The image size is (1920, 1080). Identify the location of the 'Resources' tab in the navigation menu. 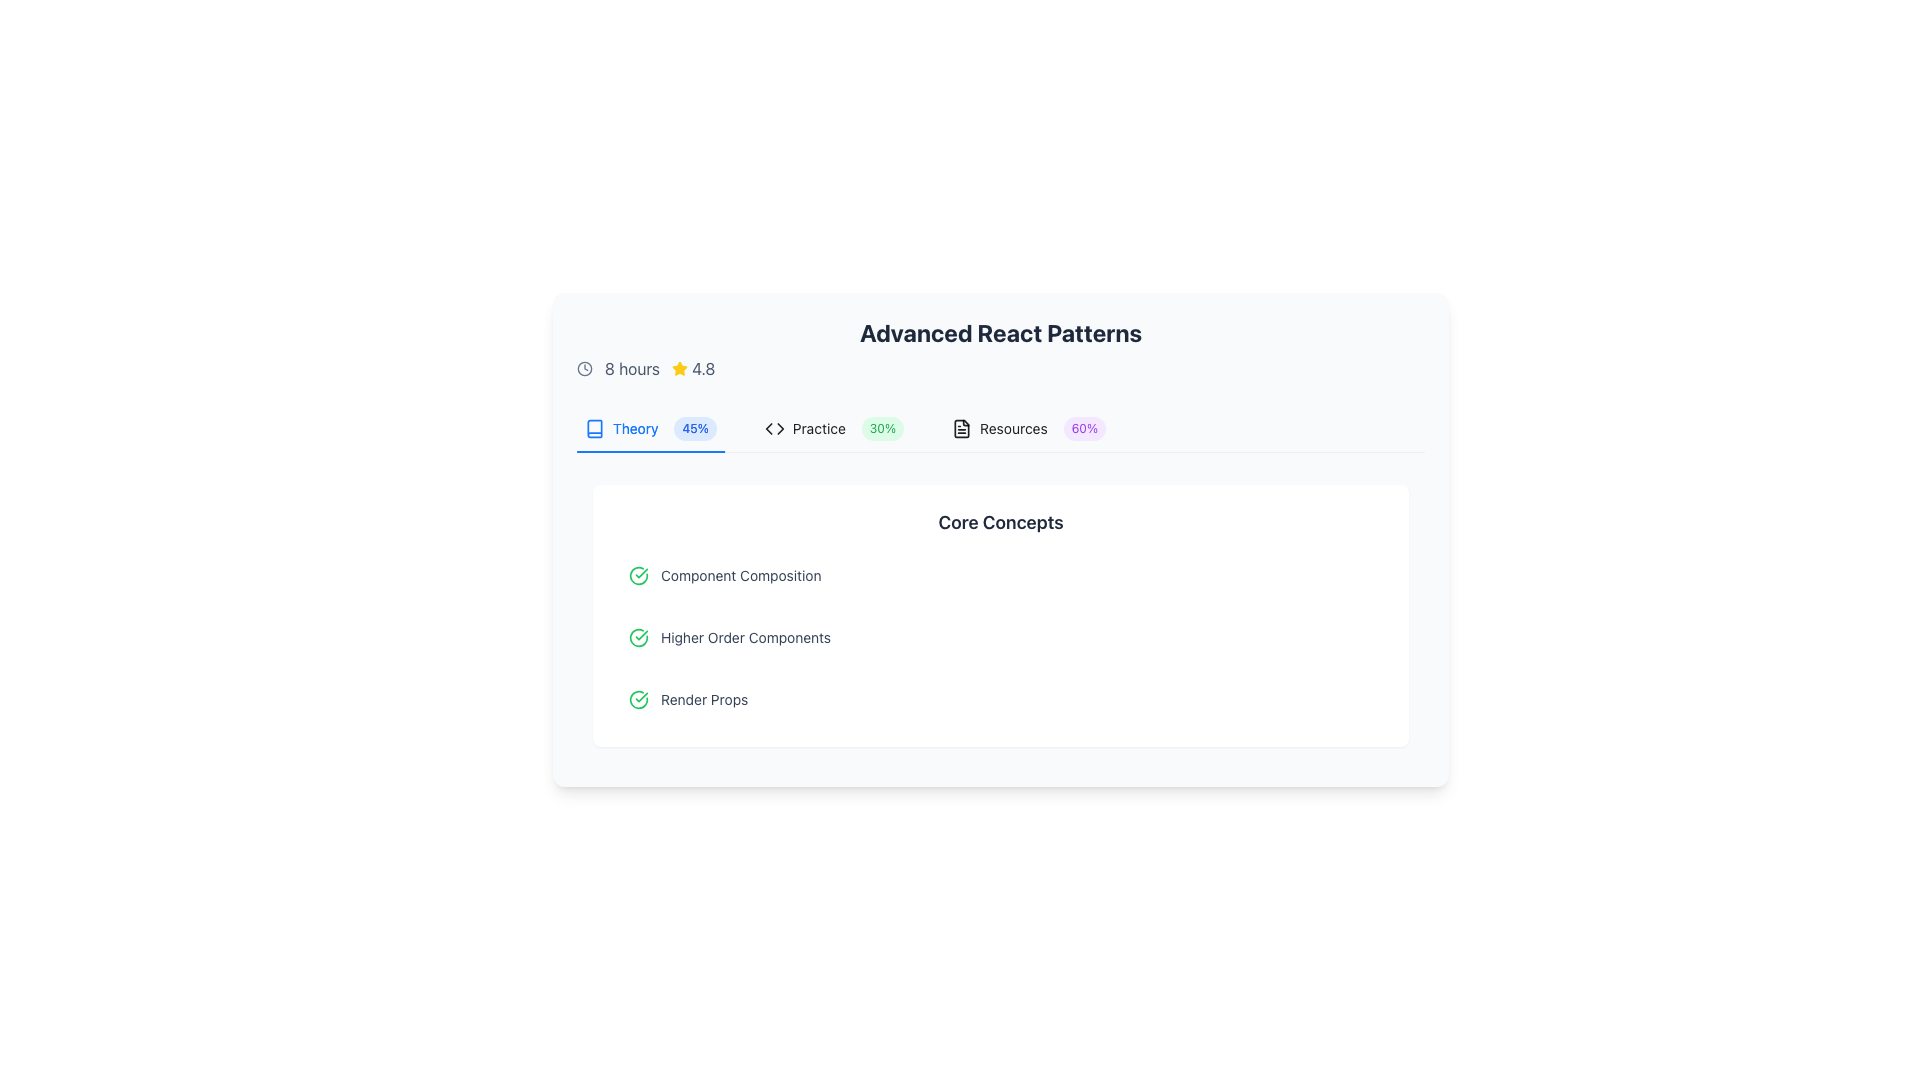
(1029, 427).